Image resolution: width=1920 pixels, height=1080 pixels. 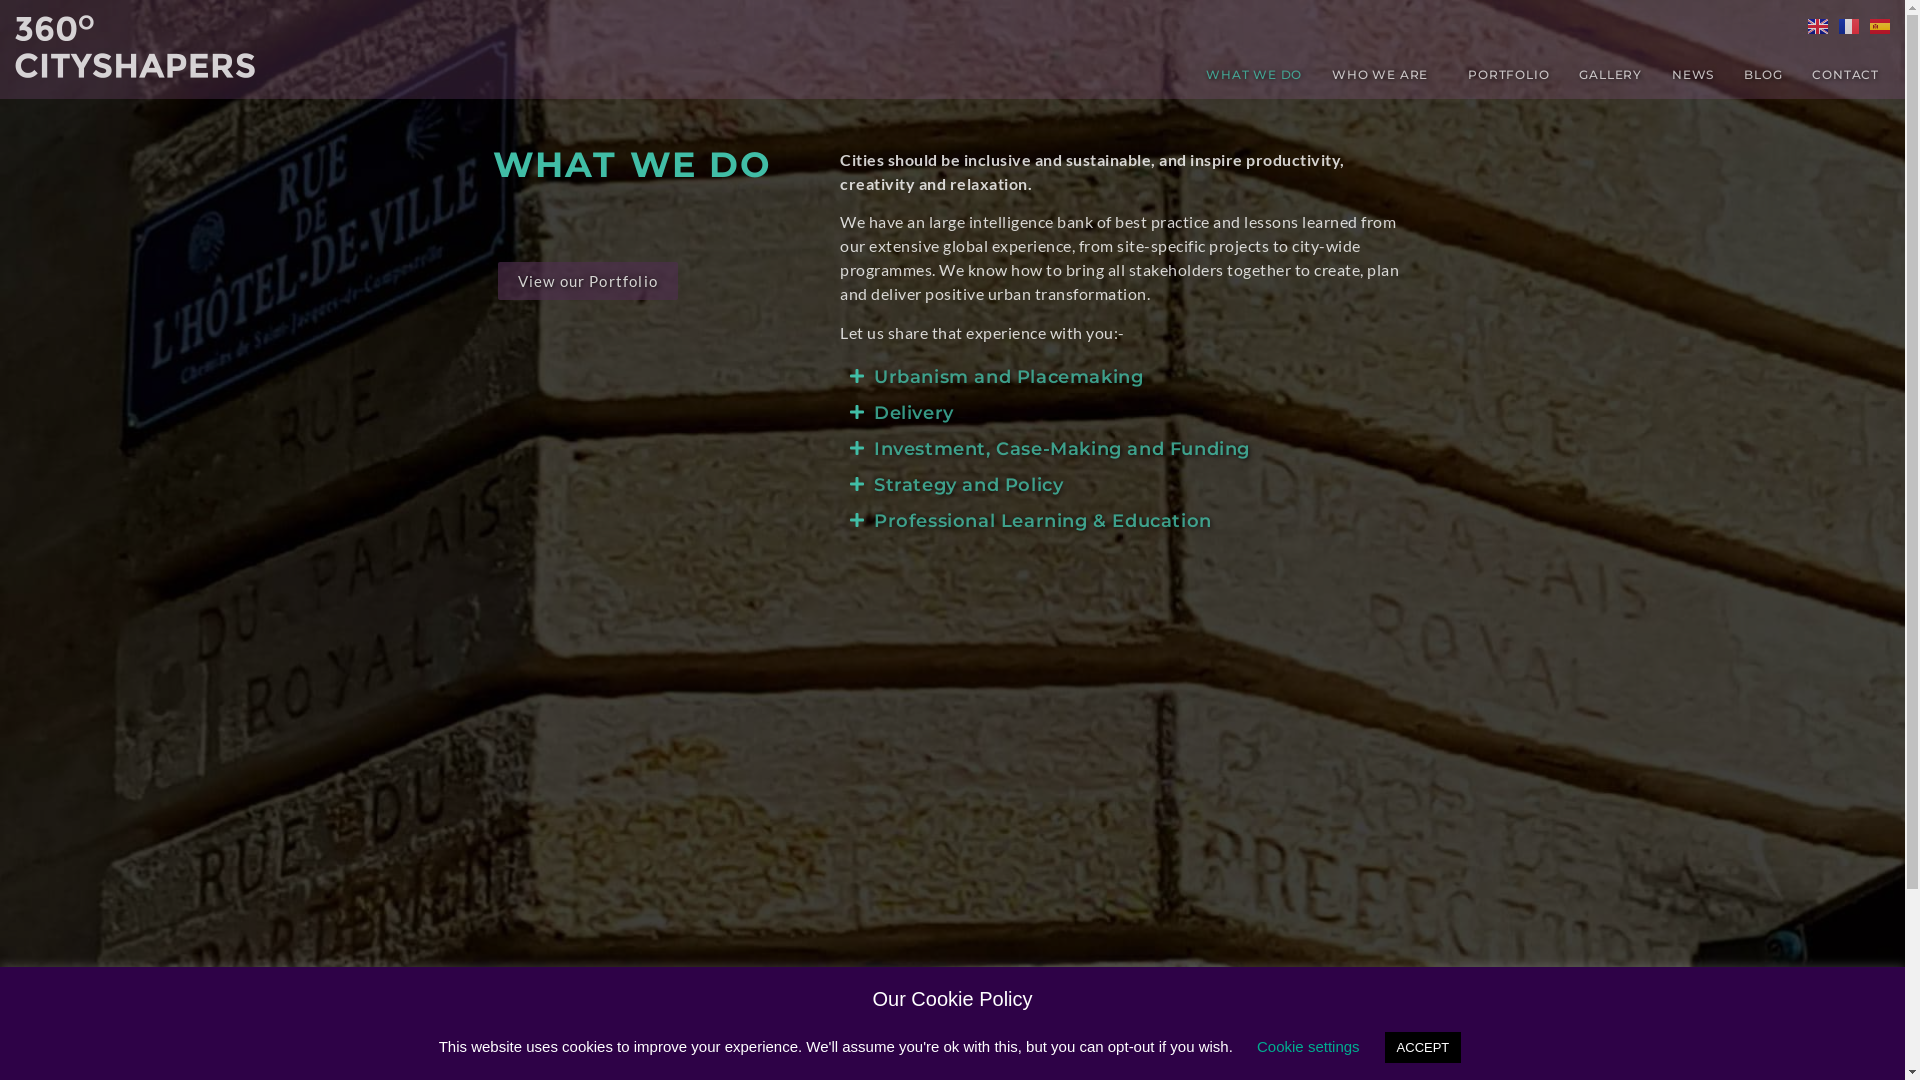 I want to click on 'CONTACT', so click(x=1811, y=73).